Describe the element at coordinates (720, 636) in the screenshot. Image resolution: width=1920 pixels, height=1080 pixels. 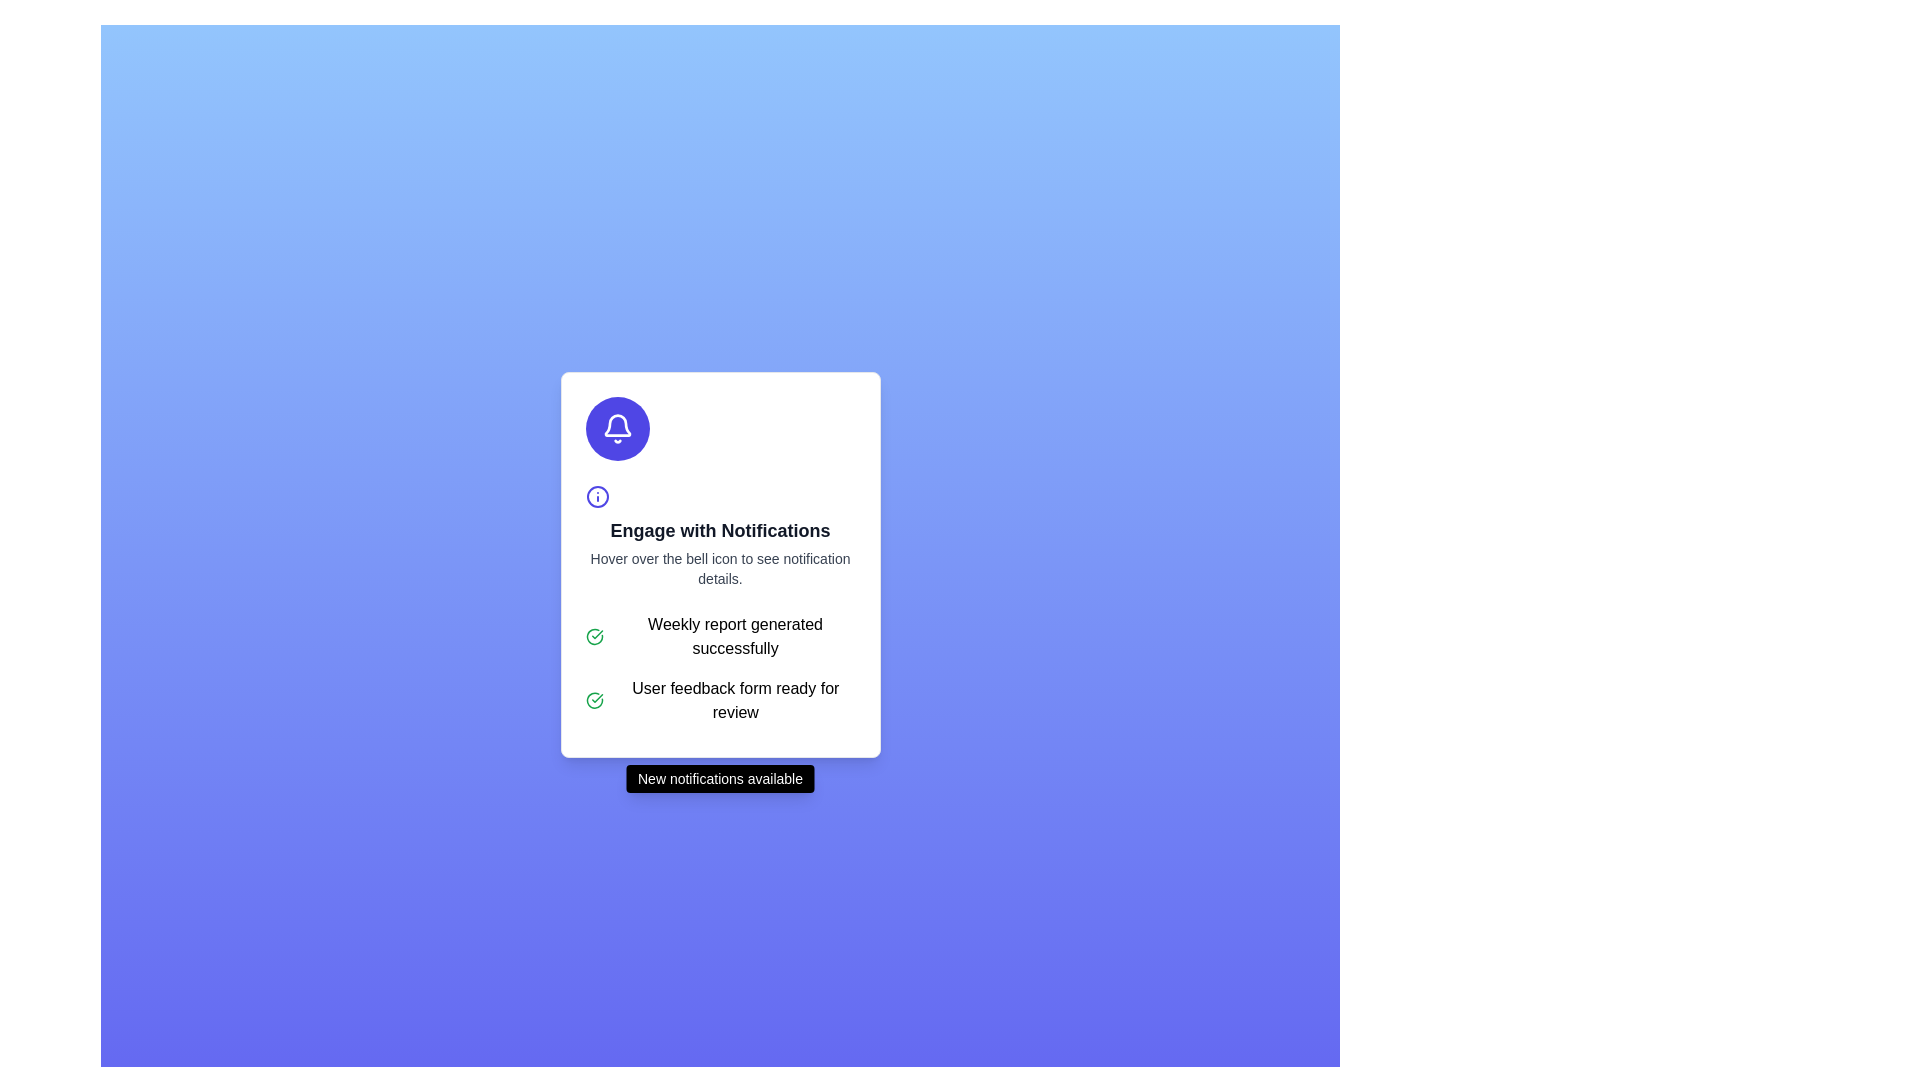
I see `text content of the first notification entry displaying 'Weekly report generated successfully' with a green checkmark icon` at that location.